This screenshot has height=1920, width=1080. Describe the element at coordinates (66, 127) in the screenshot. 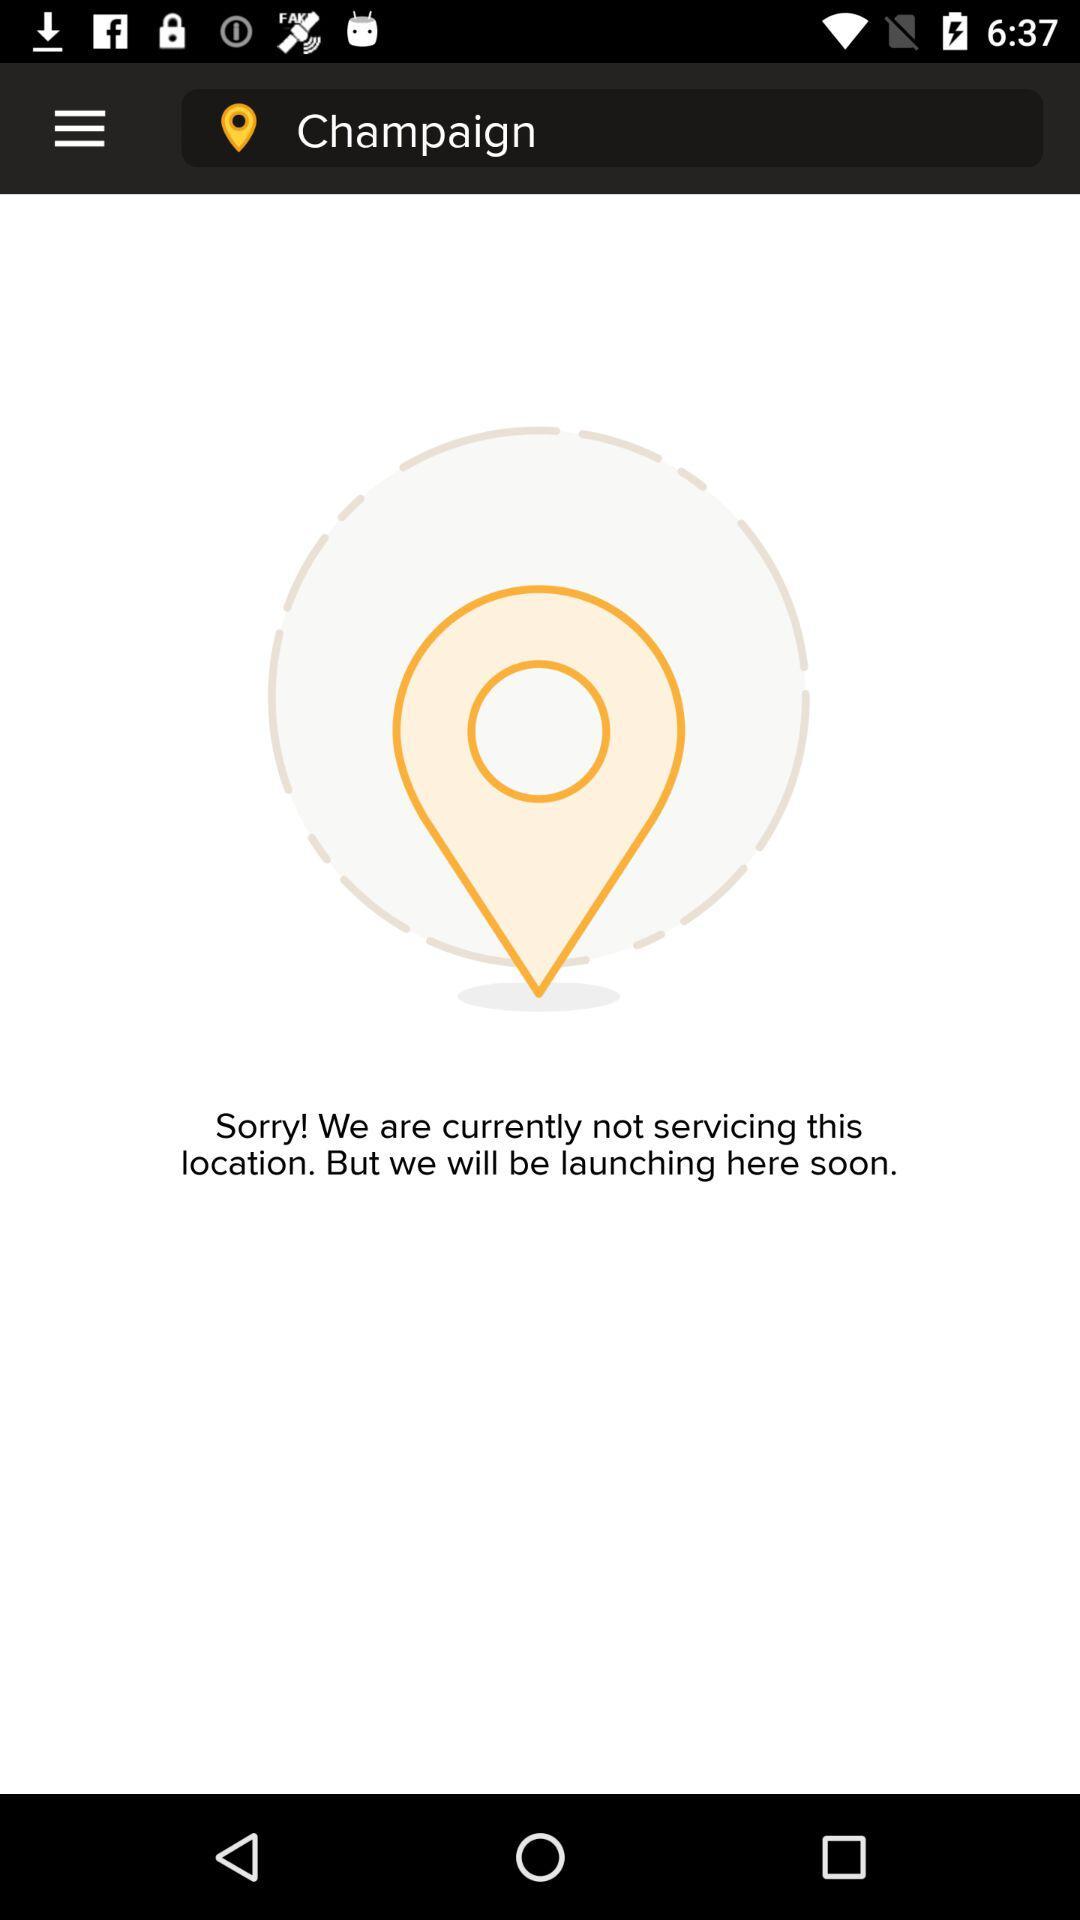

I see `the menu icon` at that location.